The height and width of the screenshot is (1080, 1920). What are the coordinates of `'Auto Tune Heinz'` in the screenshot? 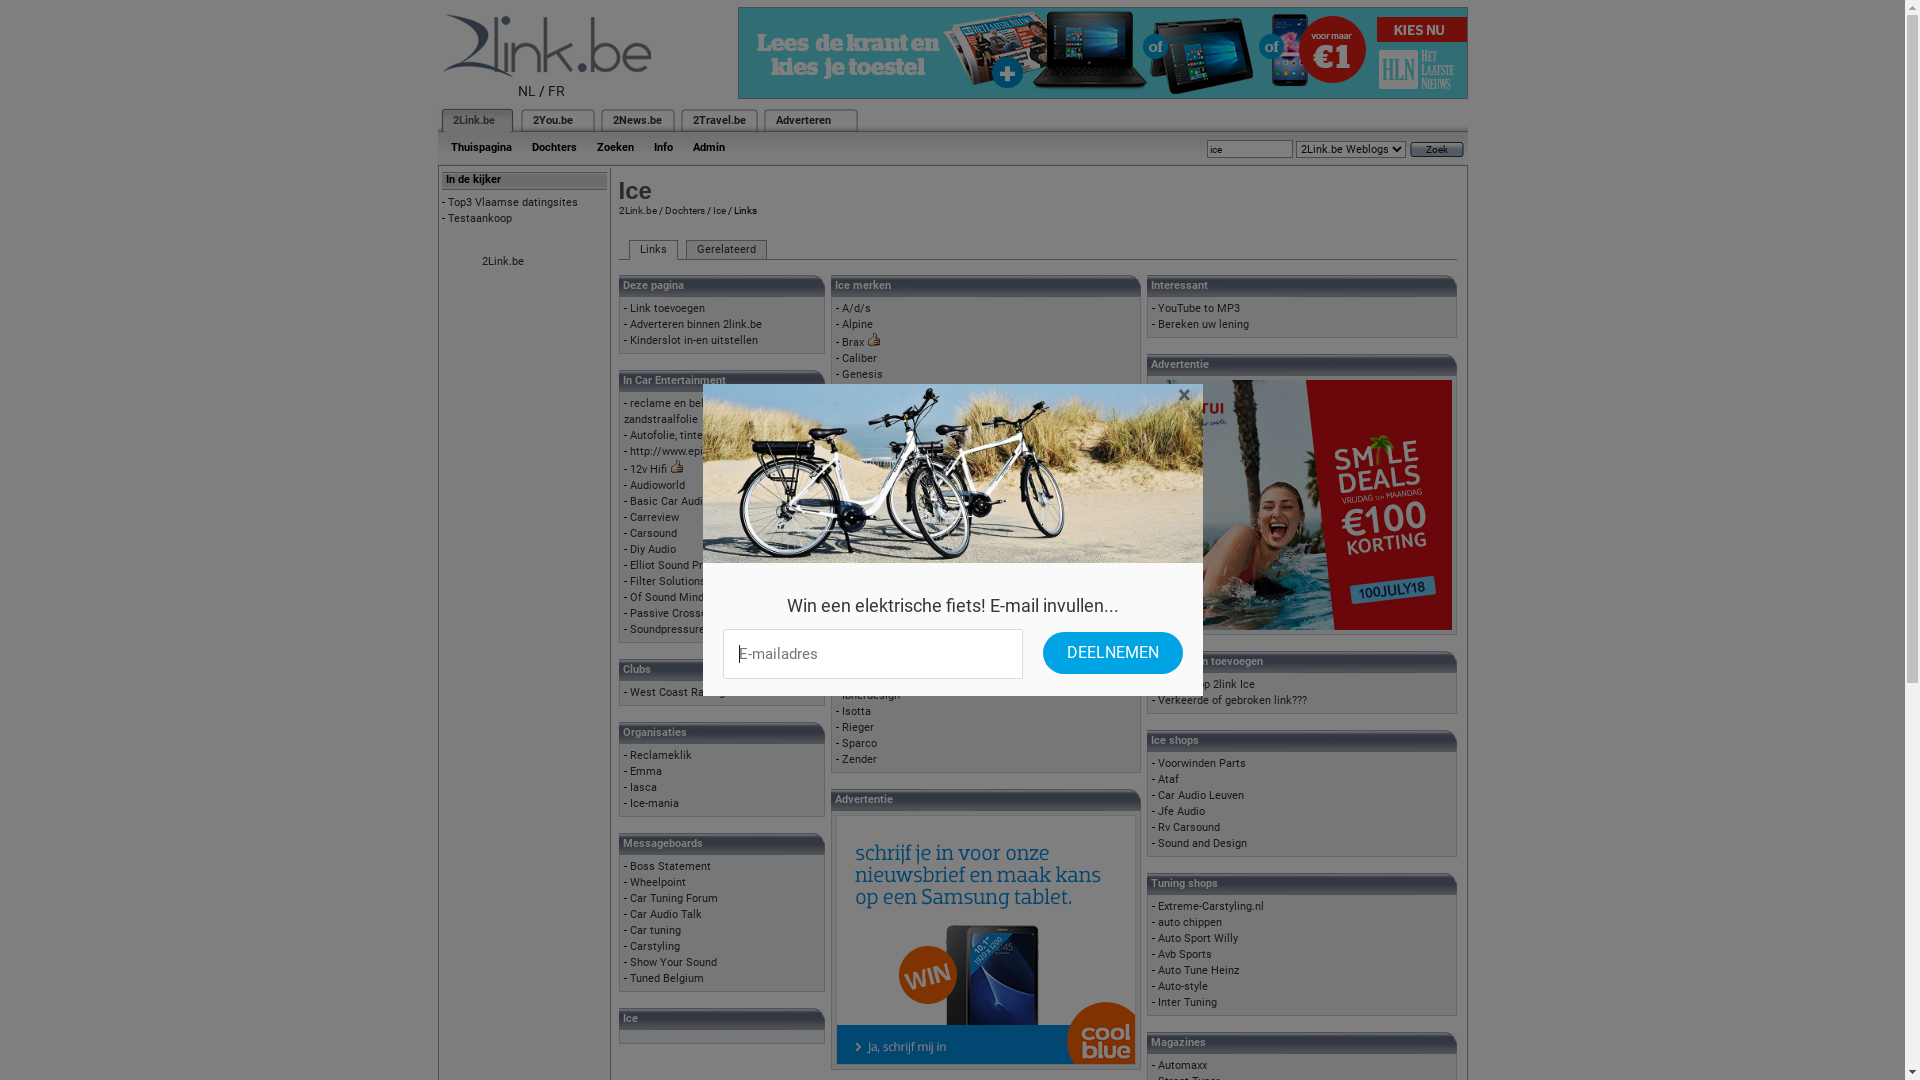 It's located at (1198, 969).